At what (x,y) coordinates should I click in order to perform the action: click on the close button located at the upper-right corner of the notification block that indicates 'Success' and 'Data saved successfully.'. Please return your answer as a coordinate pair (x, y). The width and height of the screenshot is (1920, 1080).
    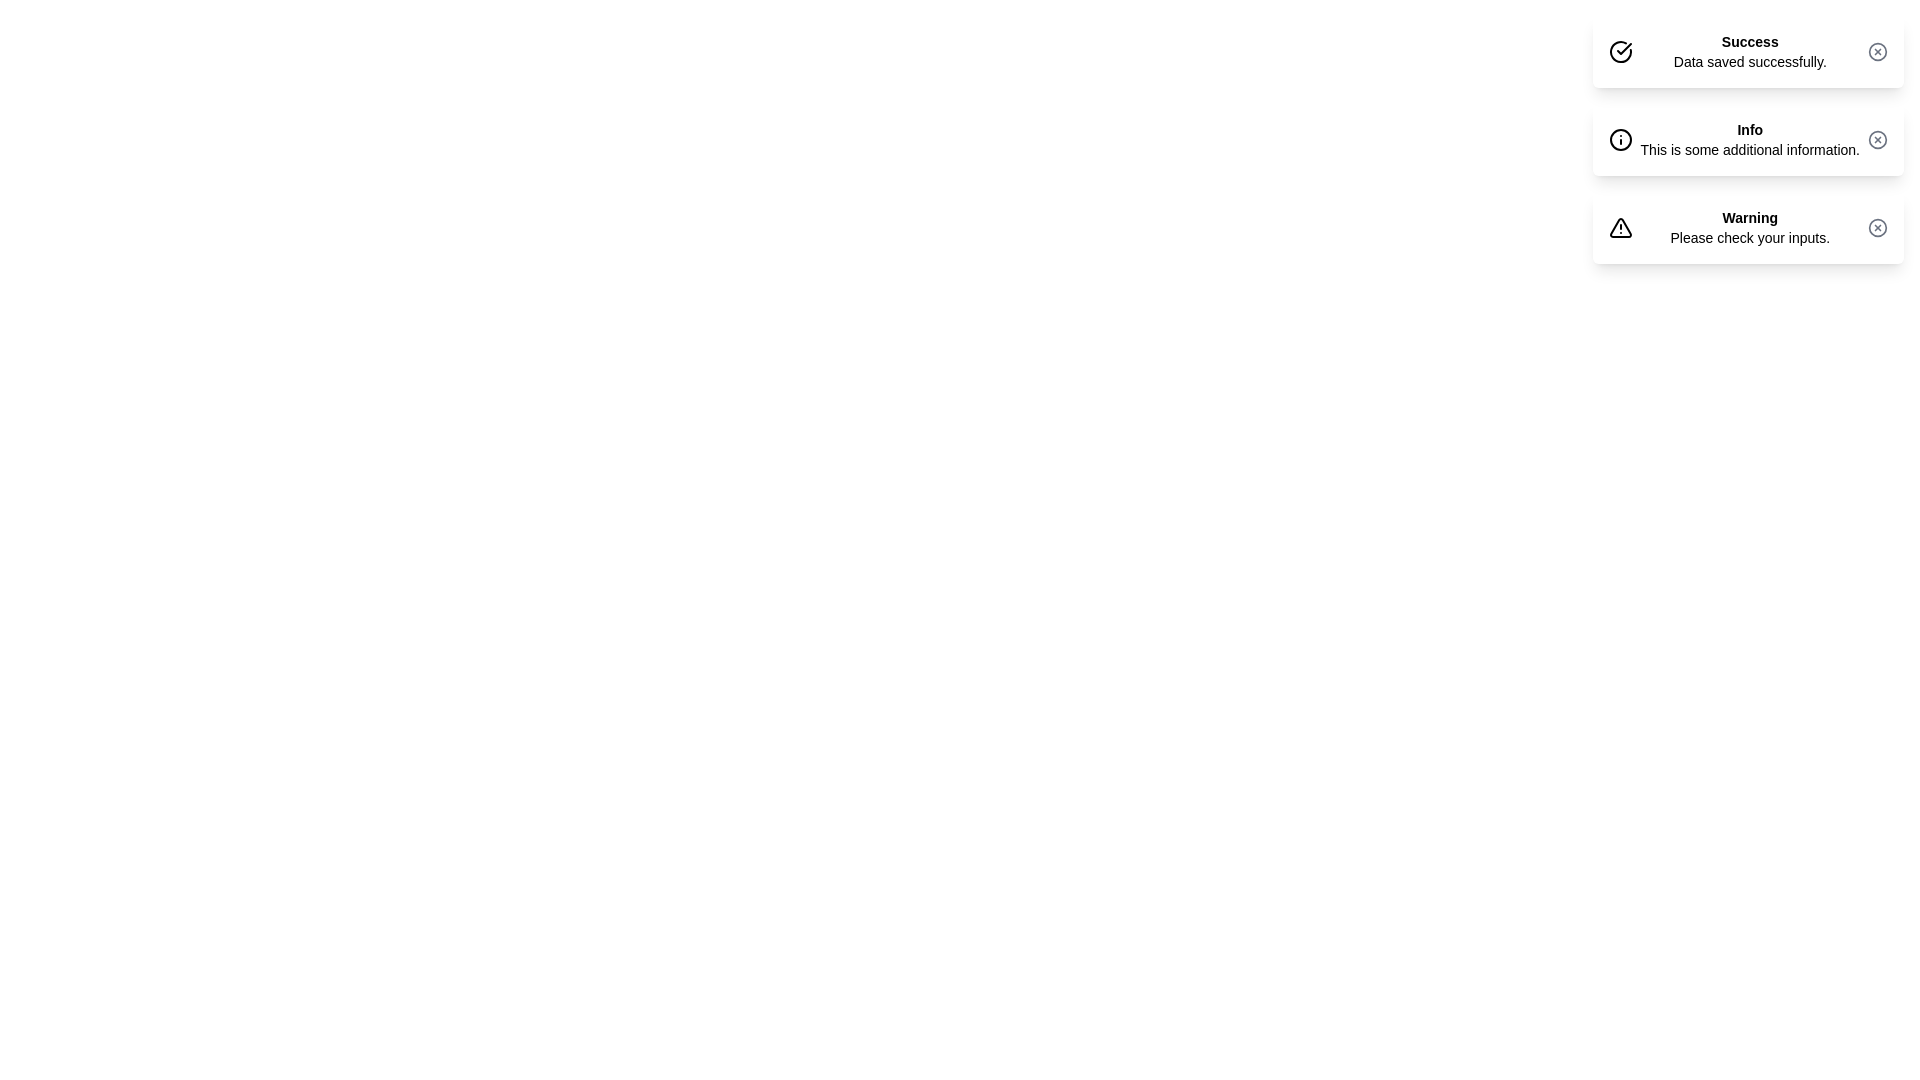
    Looking at the image, I should click on (1876, 50).